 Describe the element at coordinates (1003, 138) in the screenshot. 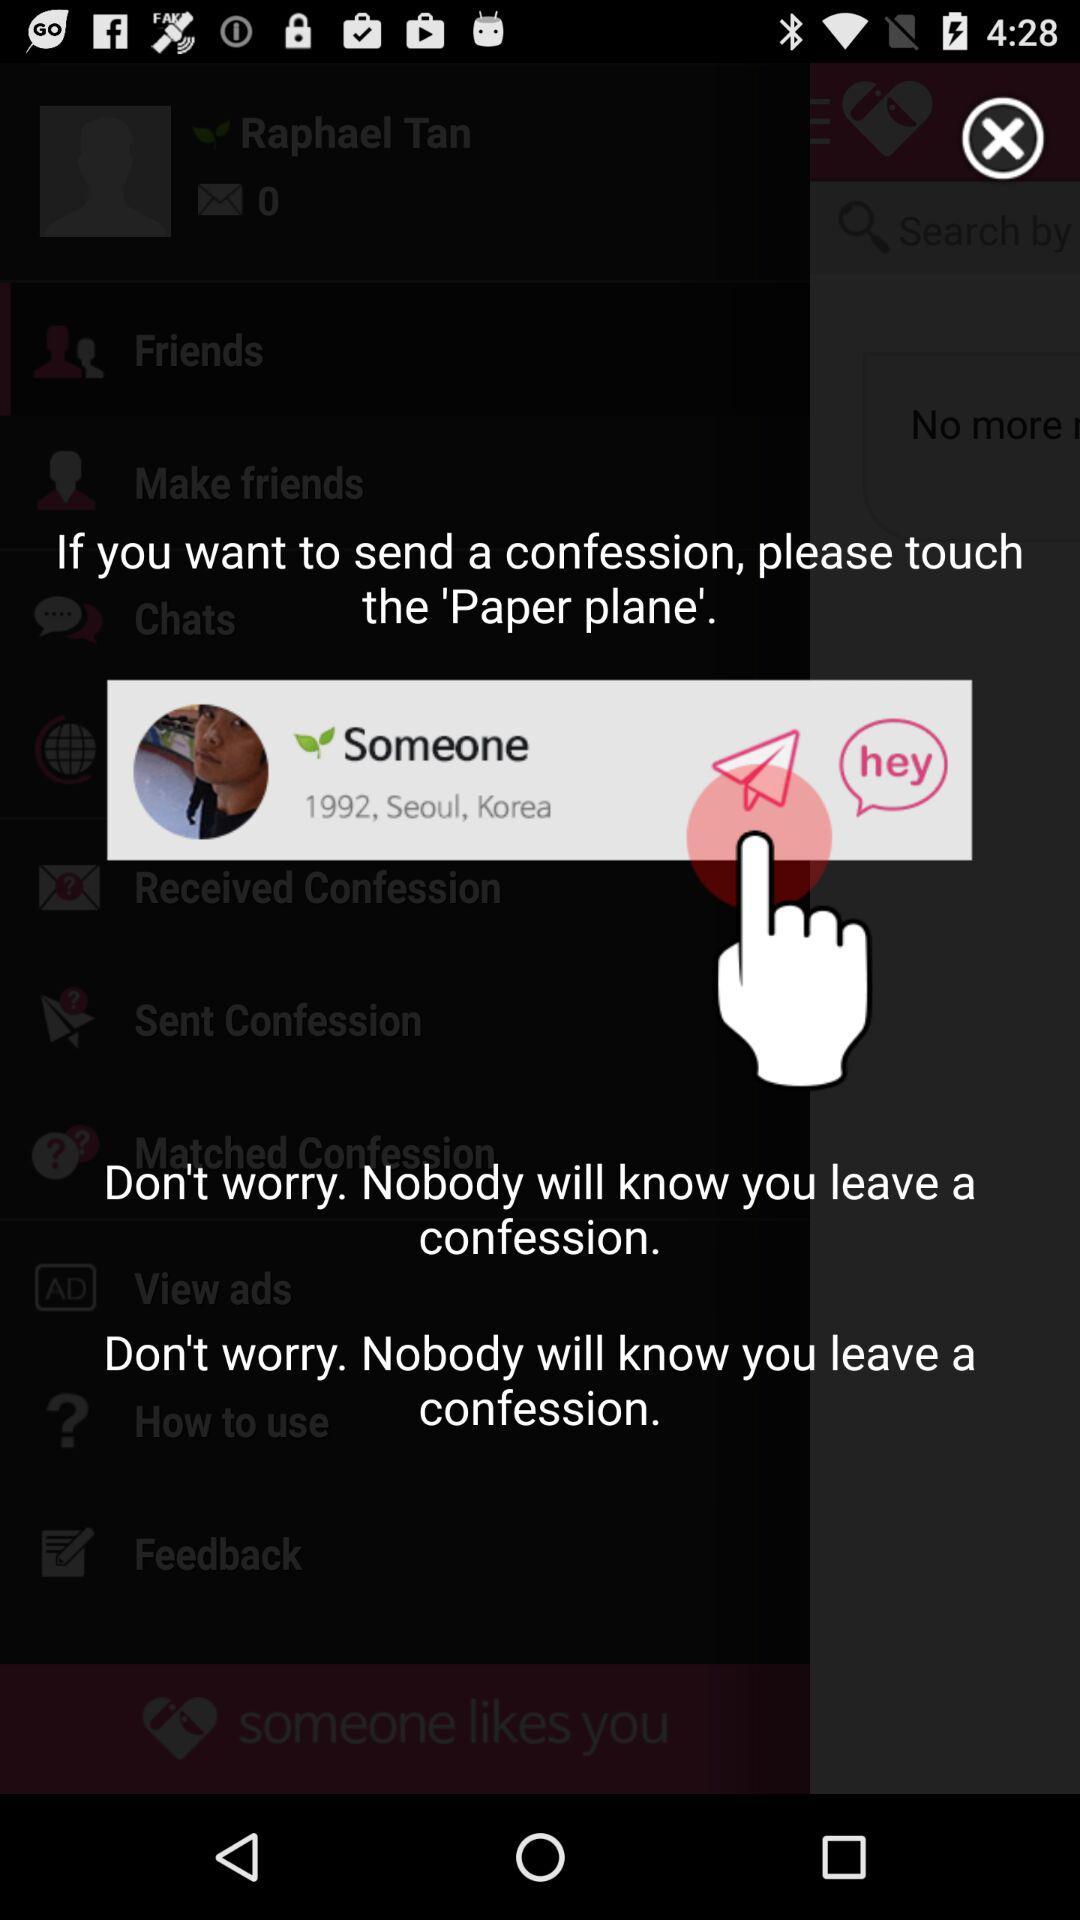

I see `out` at that location.